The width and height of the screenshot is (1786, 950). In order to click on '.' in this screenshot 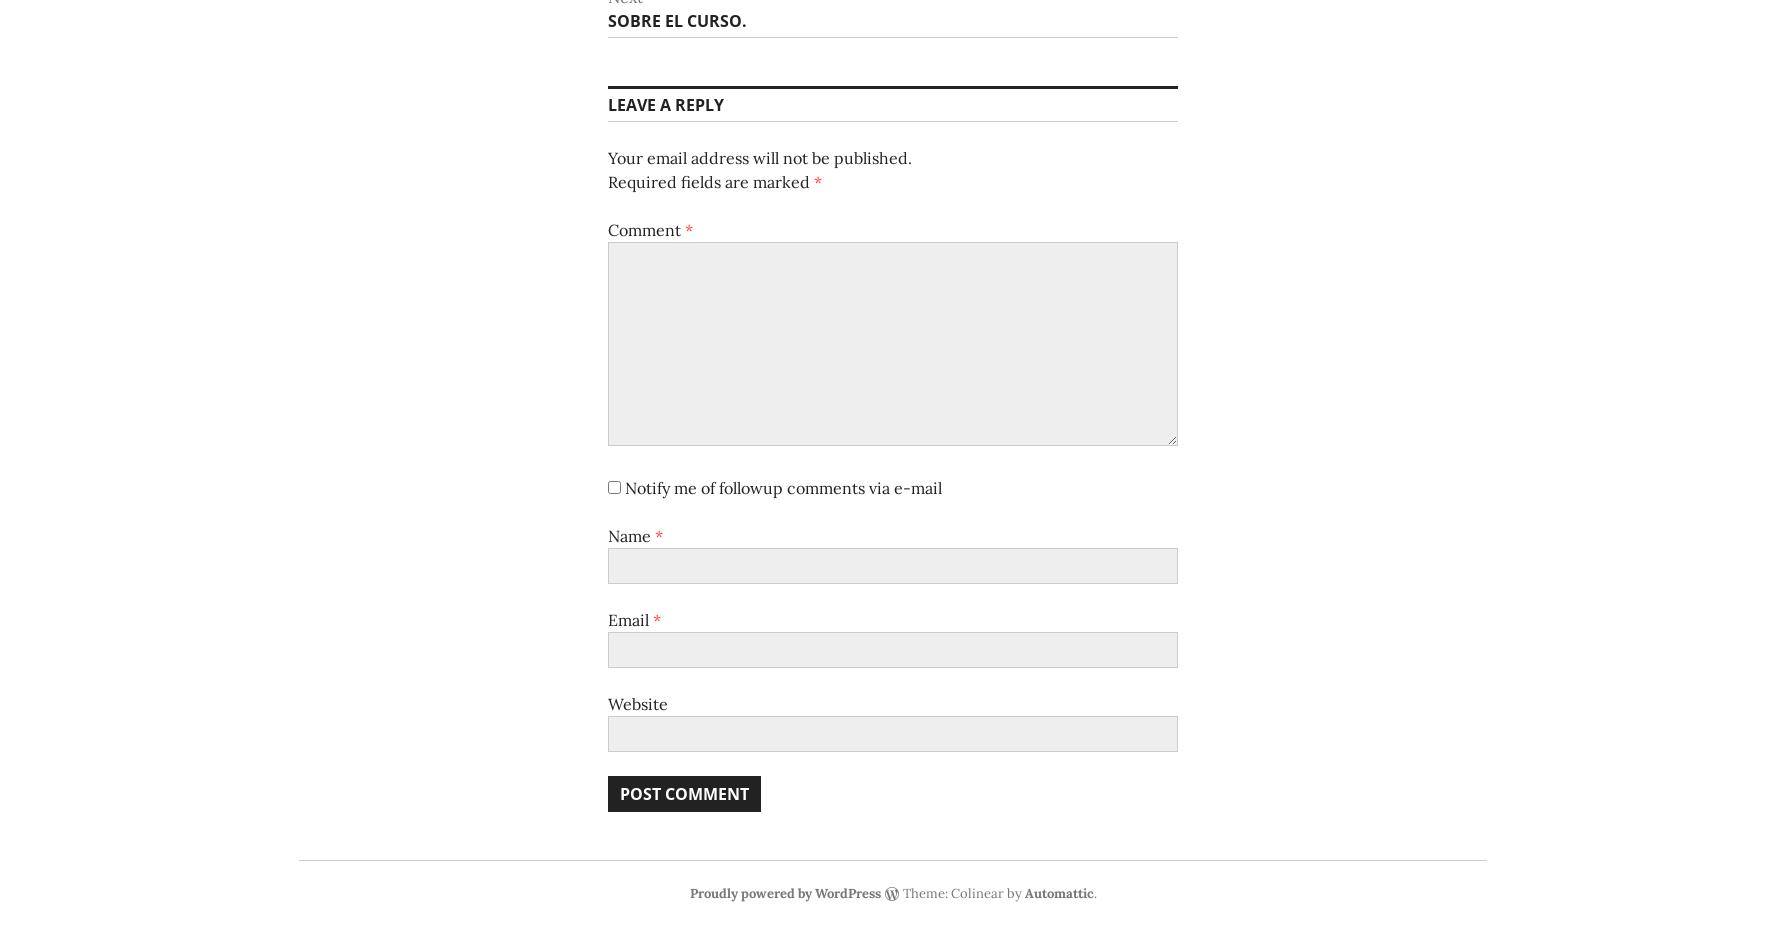, I will do `click(1092, 892)`.